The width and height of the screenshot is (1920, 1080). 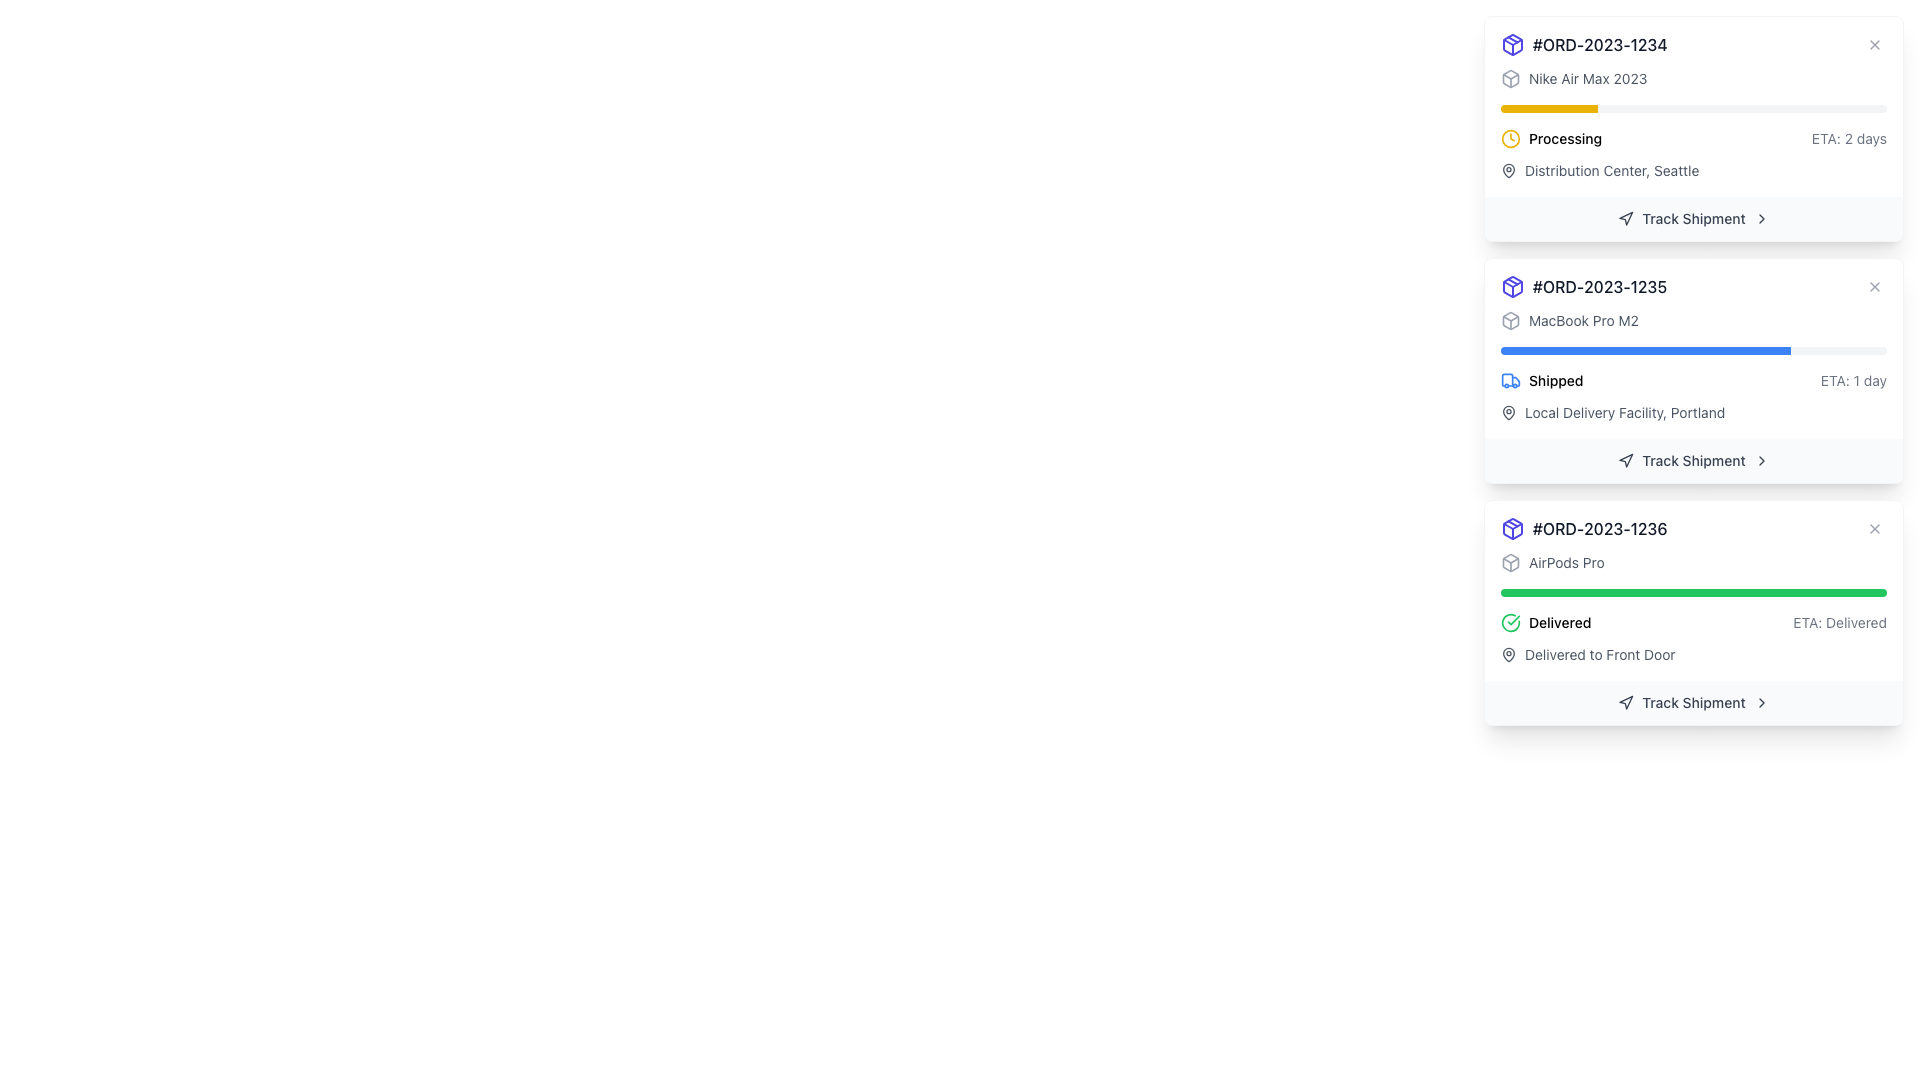 What do you see at coordinates (1874, 286) in the screenshot?
I see `the close button located at the top-right corner of the order card '#ORD-2023-1235' to observe hover effects` at bounding box center [1874, 286].